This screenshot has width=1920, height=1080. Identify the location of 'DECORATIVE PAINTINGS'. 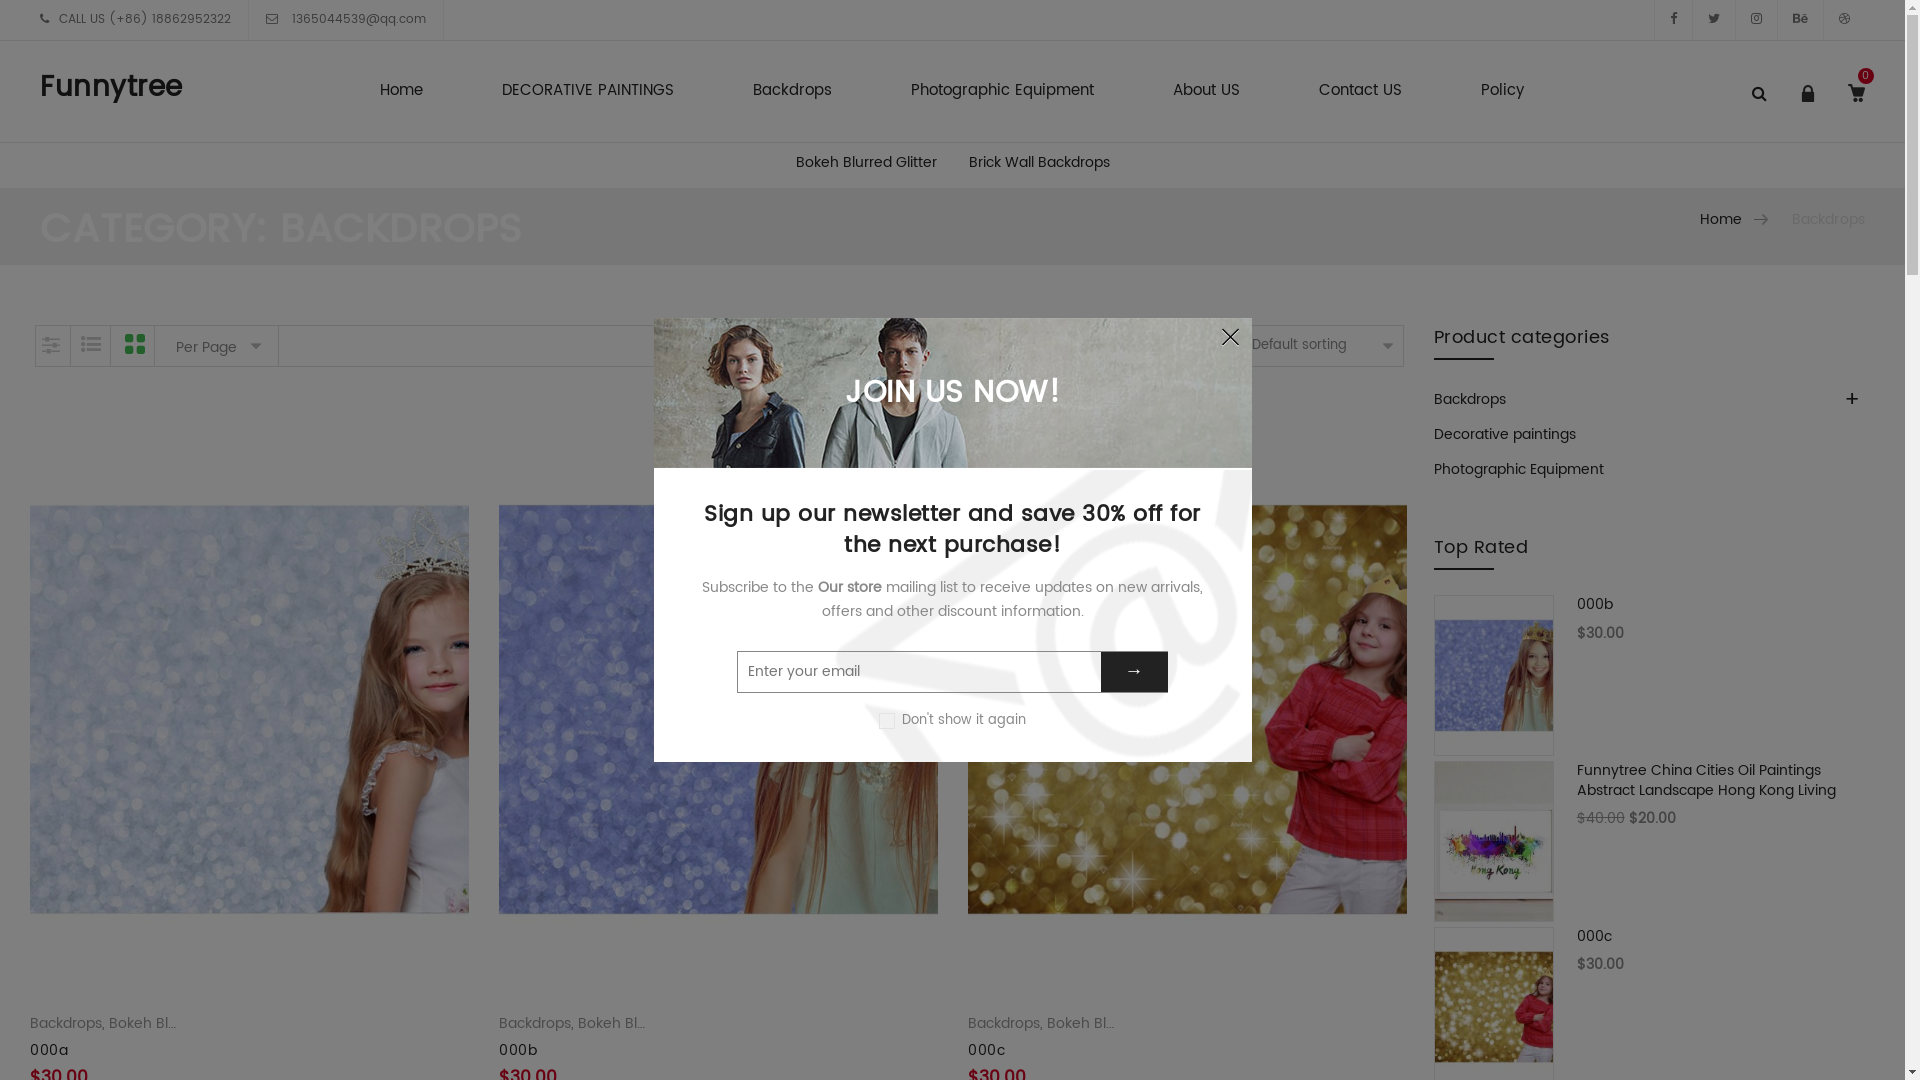
(587, 92).